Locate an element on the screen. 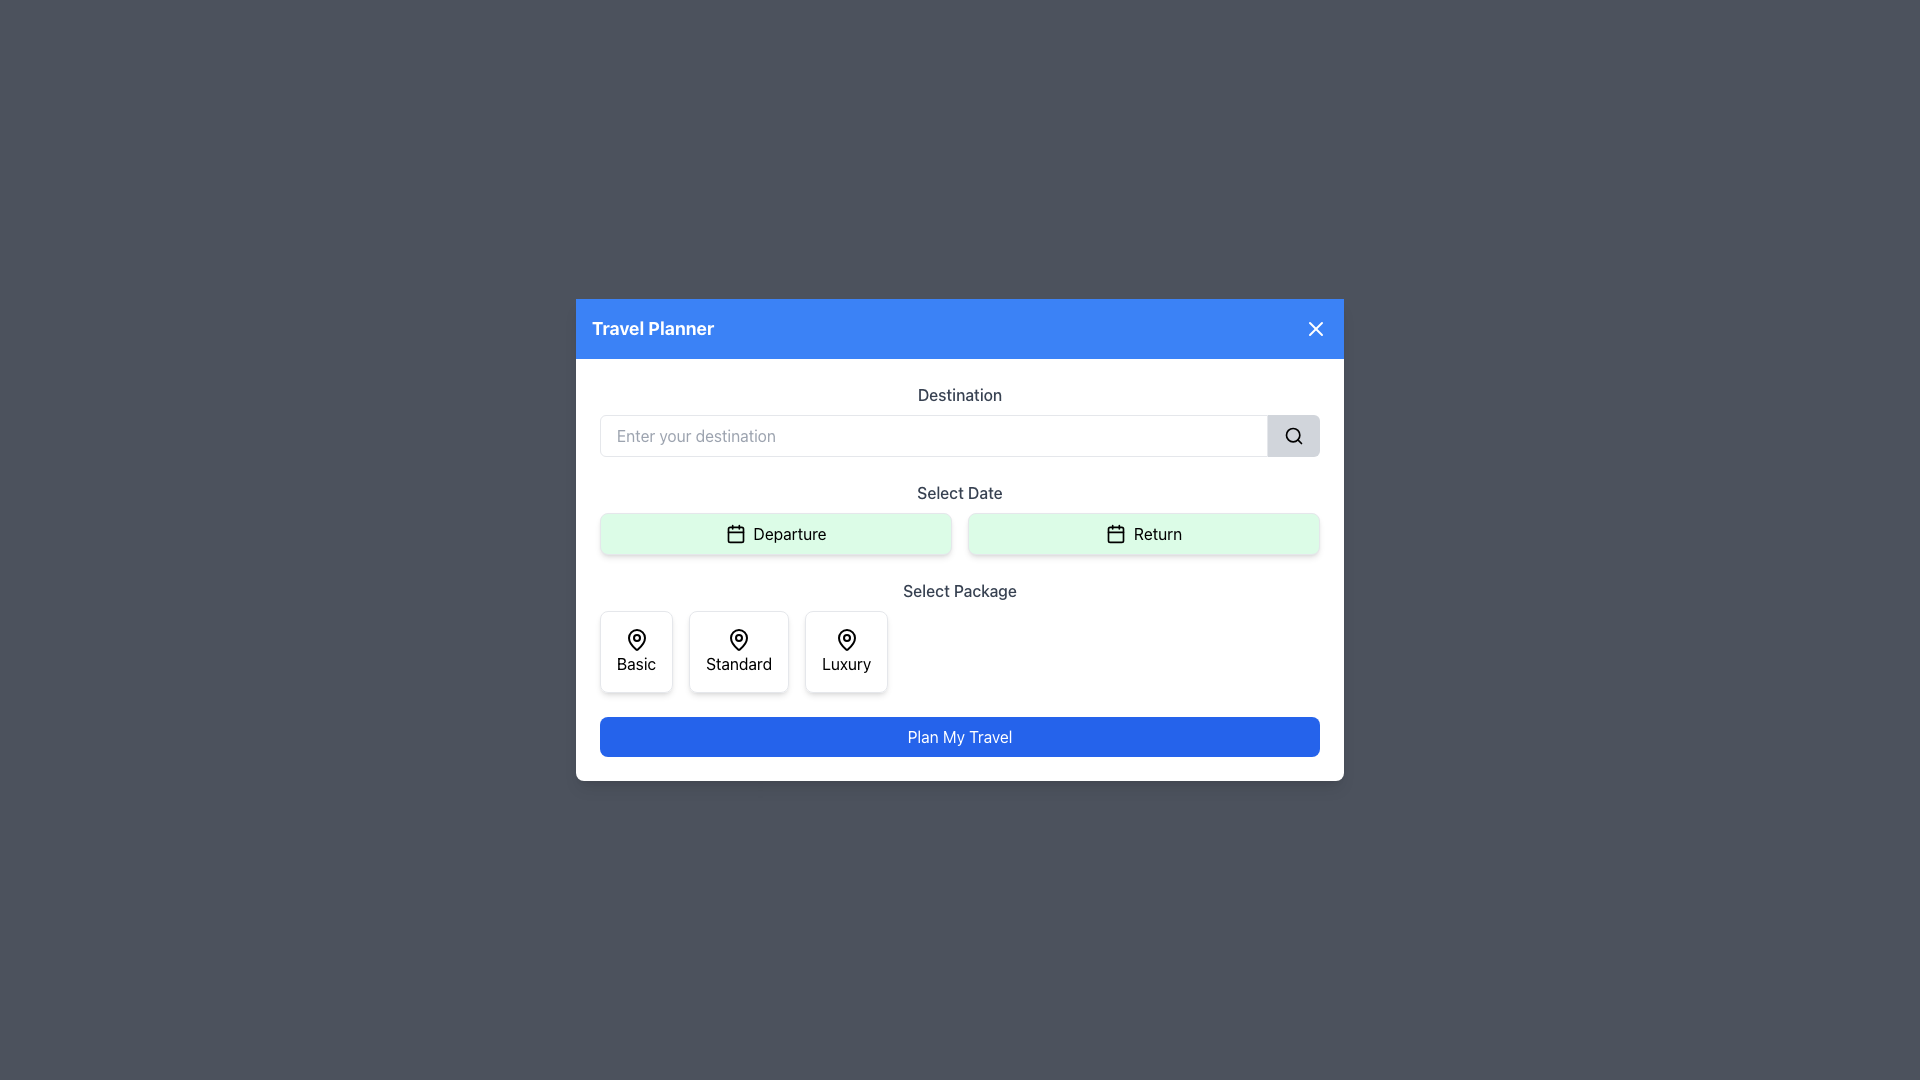 This screenshot has height=1080, width=1920. the departure date selection icon located to the left of the 'Departure' text within the button-like interface in the Select Date section of the form is located at coordinates (734, 532).